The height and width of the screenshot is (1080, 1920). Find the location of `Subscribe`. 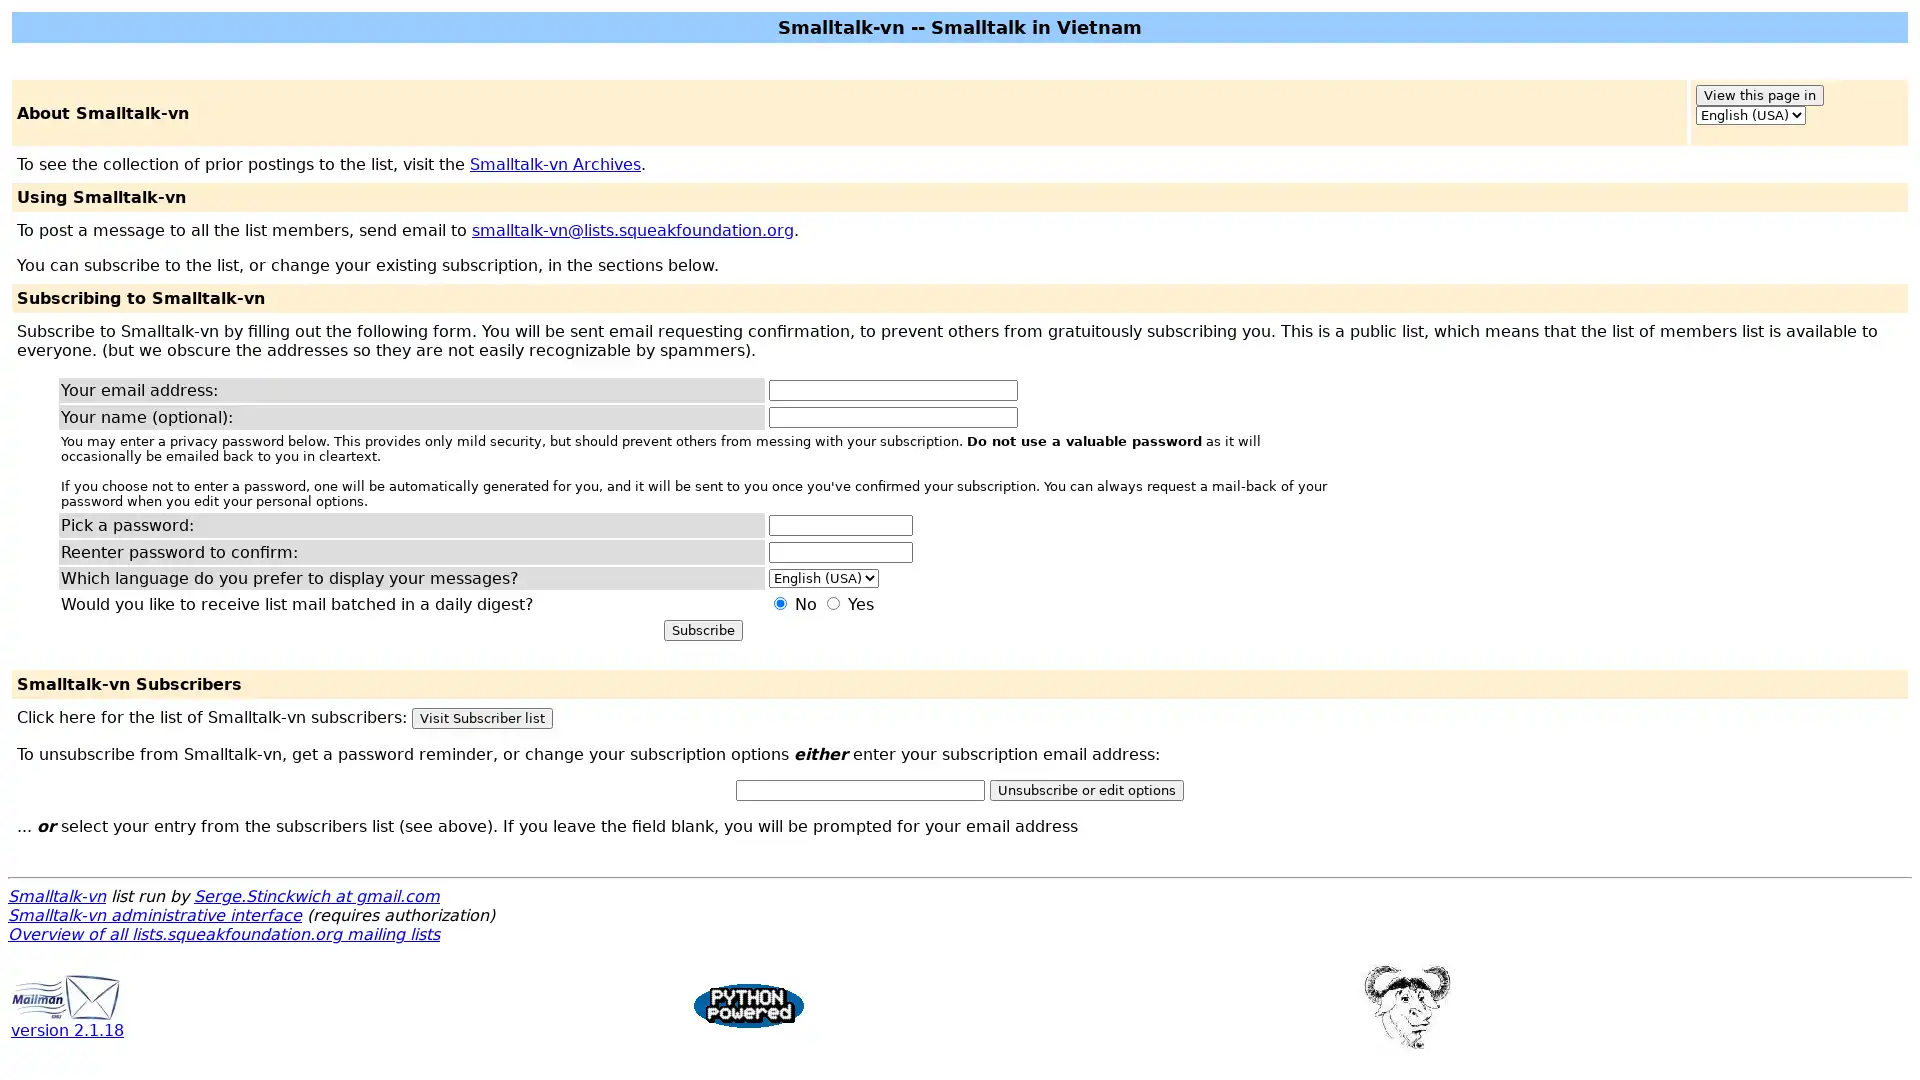

Subscribe is located at coordinates (702, 630).